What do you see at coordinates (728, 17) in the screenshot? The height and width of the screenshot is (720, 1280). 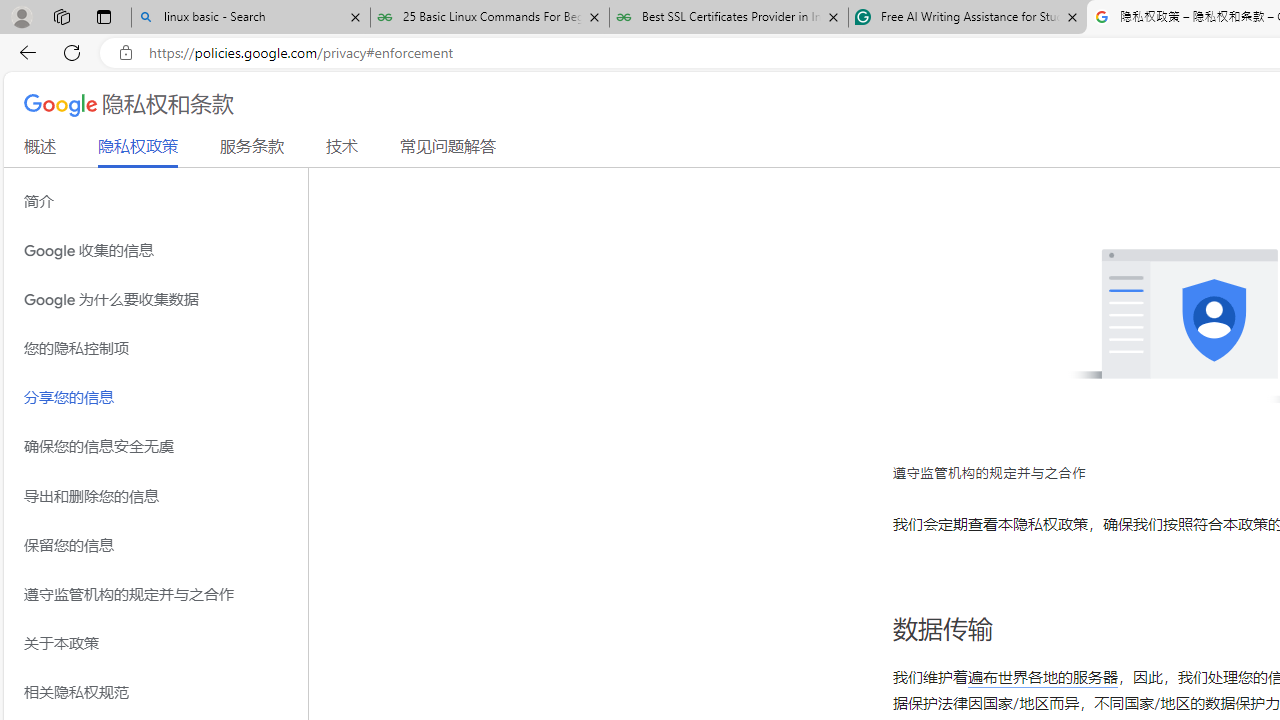 I see `'Best SSL Certificates Provider in India - GeeksforGeeks'` at bounding box center [728, 17].